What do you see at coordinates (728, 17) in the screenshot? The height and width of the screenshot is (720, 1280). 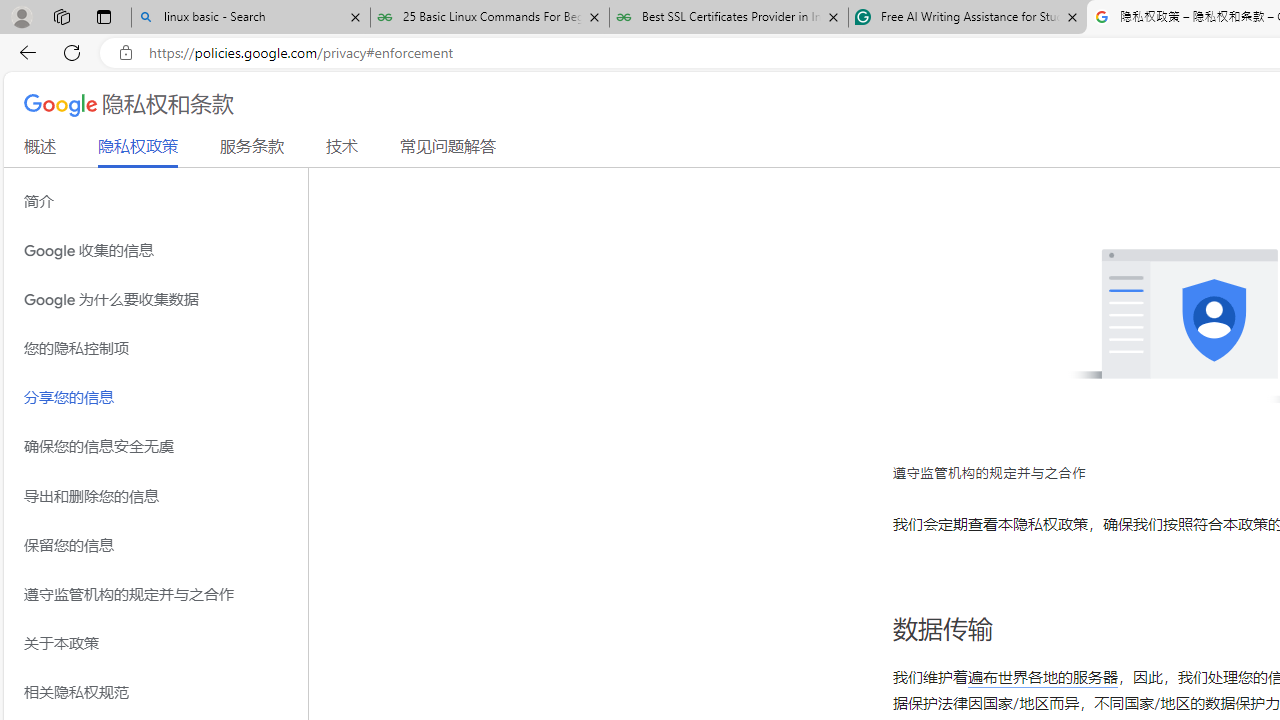 I see `'Best SSL Certificates Provider in India - GeeksforGeeks'` at bounding box center [728, 17].